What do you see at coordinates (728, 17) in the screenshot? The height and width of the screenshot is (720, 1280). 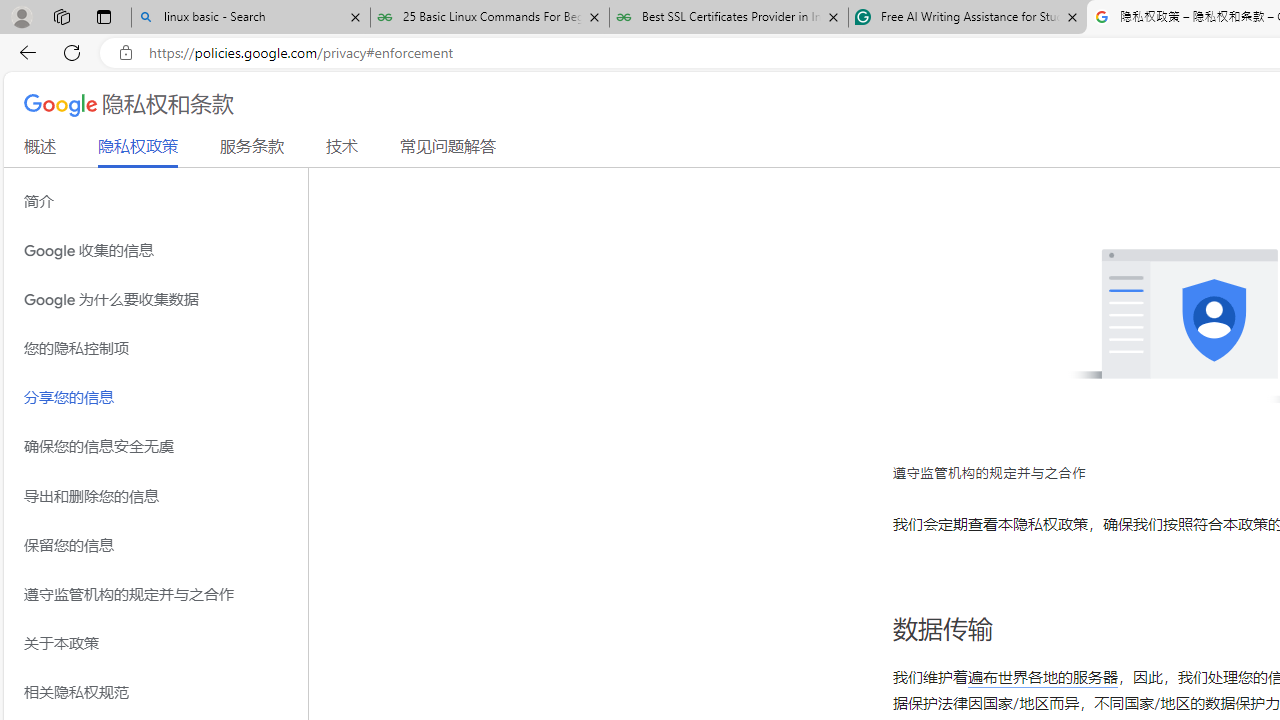 I see `'Best SSL Certificates Provider in India - GeeksforGeeks'` at bounding box center [728, 17].